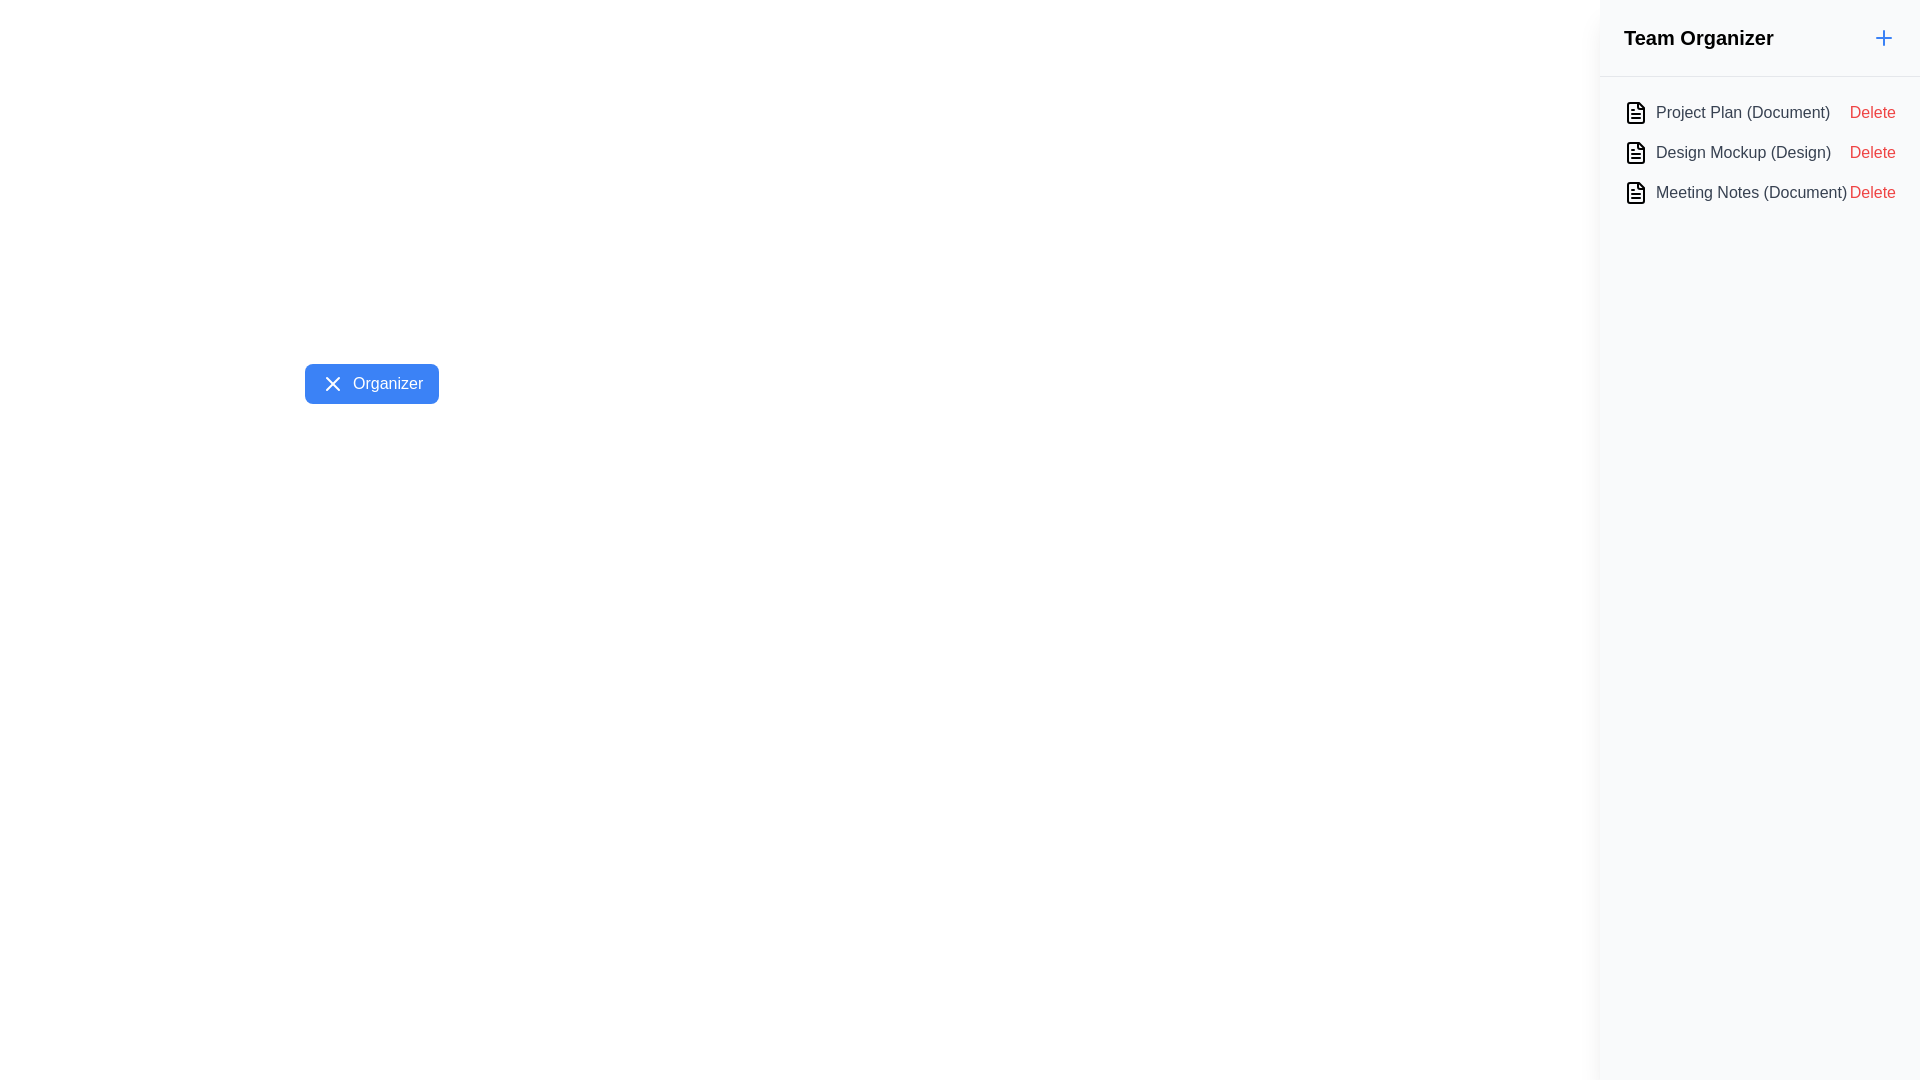 The height and width of the screenshot is (1080, 1920). Describe the element at coordinates (372, 384) in the screenshot. I see `the prominent button located near the top-left corner of the interface` at that location.